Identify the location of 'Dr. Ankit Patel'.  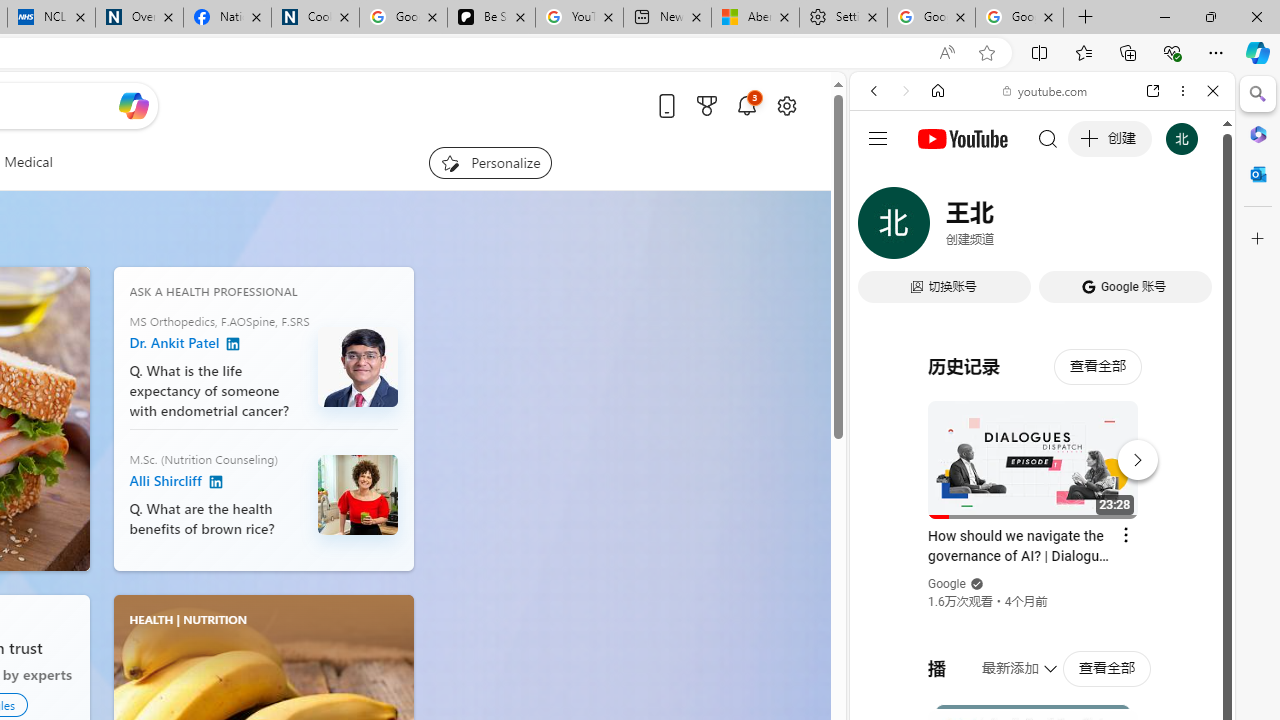
(233, 344).